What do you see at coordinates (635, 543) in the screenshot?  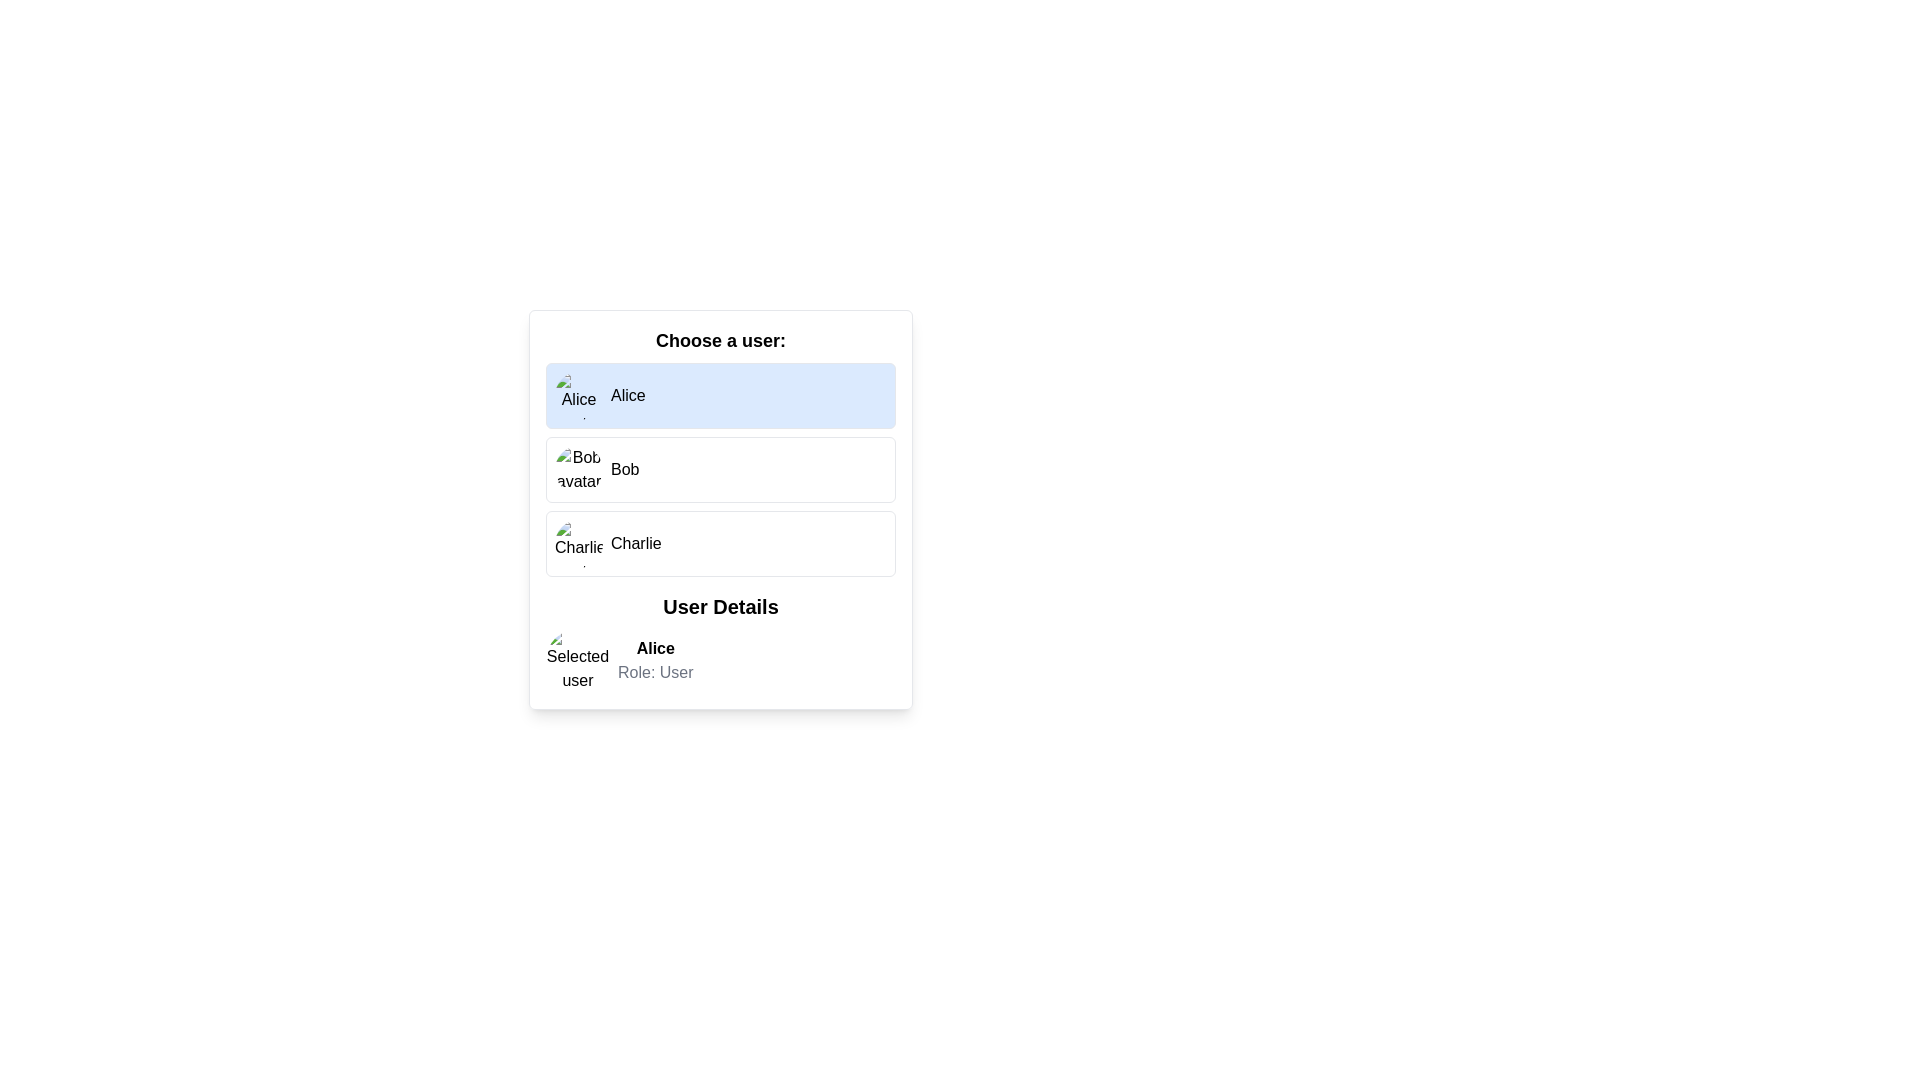 I see `the label identifying the user 'Charlie' in the user selection interface, located to the right of the circular avatar image` at bounding box center [635, 543].